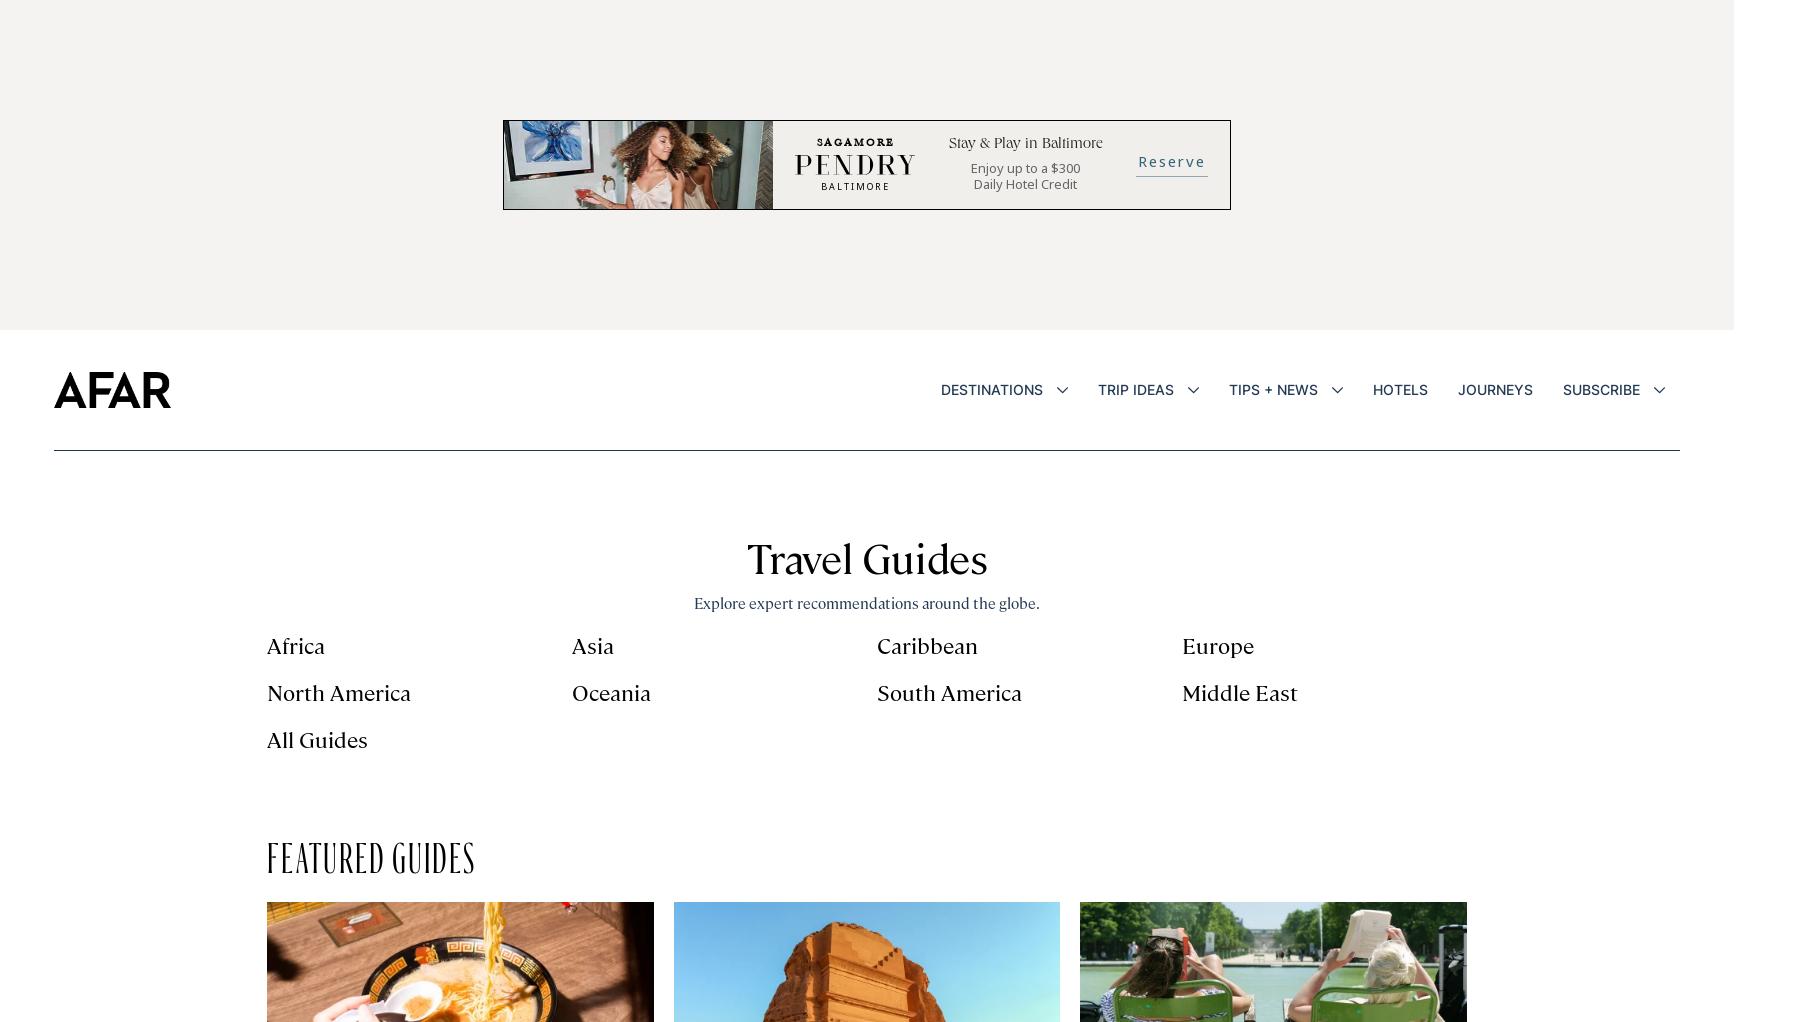 The height and width of the screenshot is (1022, 1798). I want to click on 'Health + Wellness', so click(1431, 680).